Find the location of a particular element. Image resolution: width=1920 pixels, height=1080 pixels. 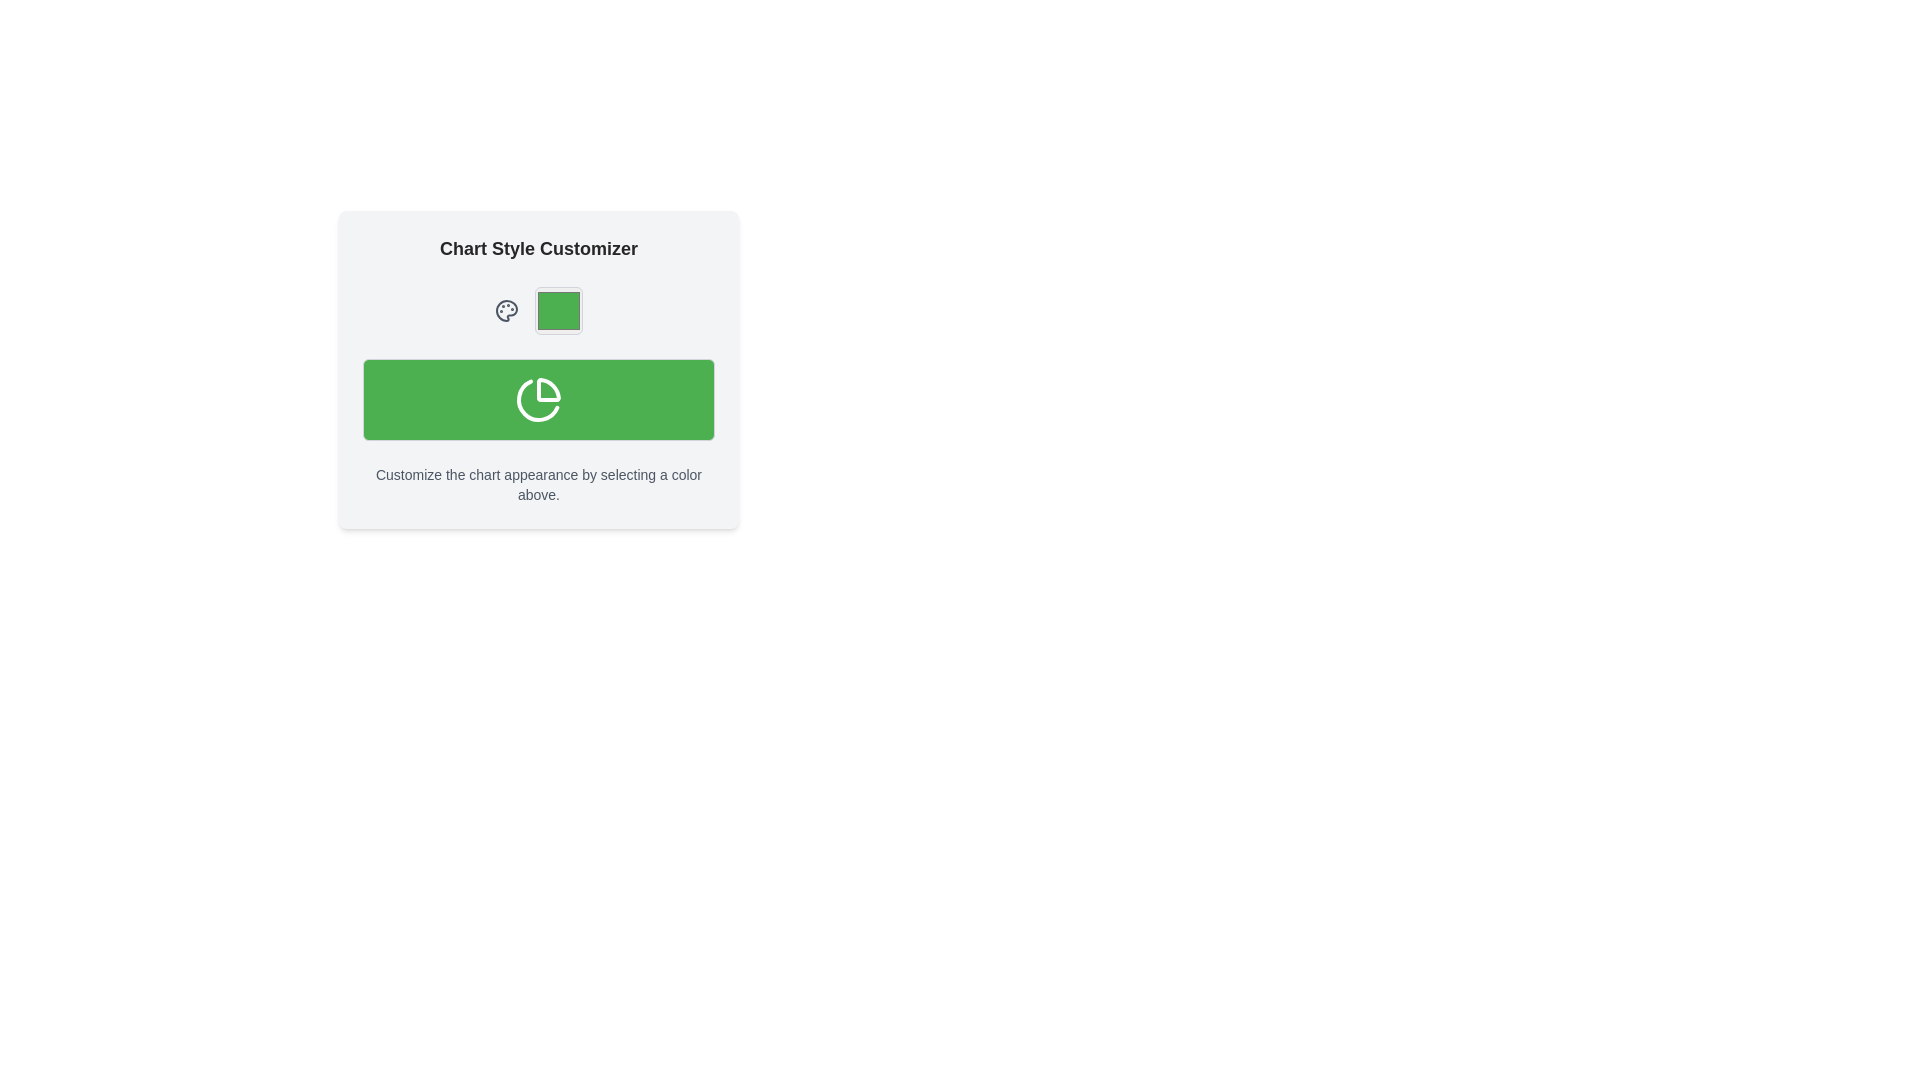

the pie chart icon located centrally within the green rectangular button in the bottom section of the 'Chart Style Customizer' interface is located at coordinates (538, 400).